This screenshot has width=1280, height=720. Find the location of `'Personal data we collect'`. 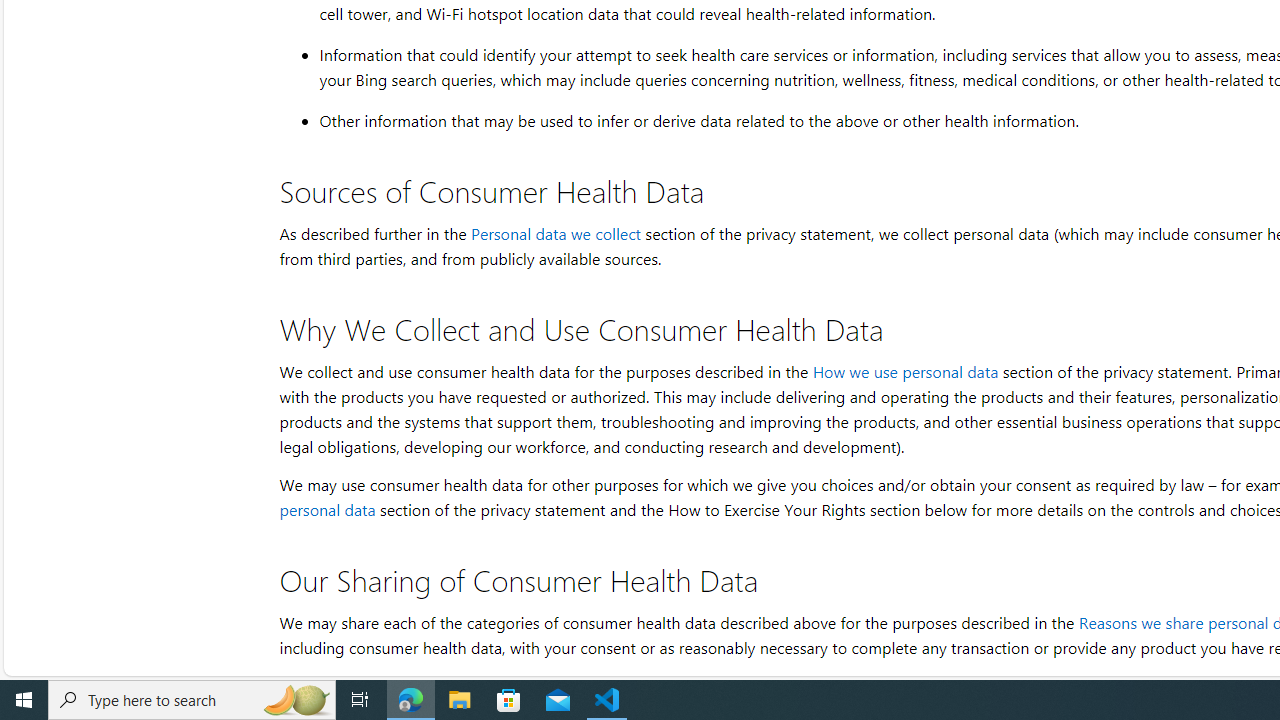

'Personal data we collect' is located at coordinates (555, 232).